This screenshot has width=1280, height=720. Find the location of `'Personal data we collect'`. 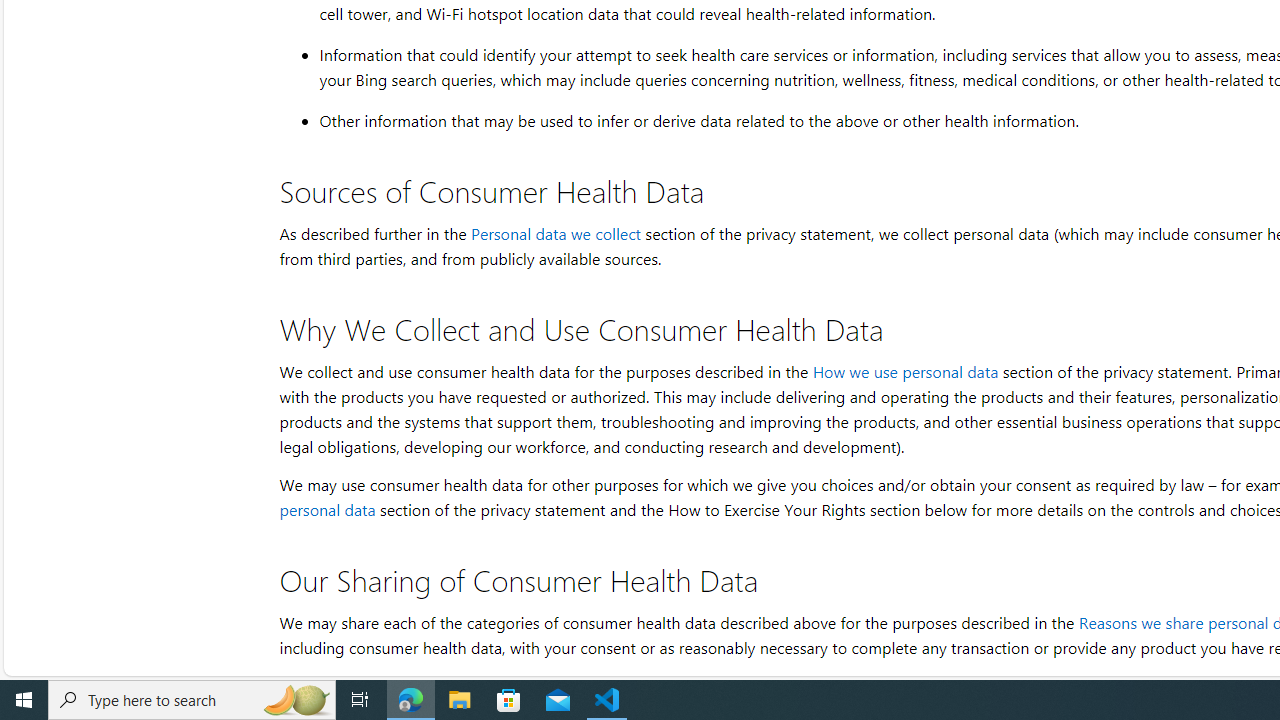

'Personal data we collect' is located at coordinates (555, 232).